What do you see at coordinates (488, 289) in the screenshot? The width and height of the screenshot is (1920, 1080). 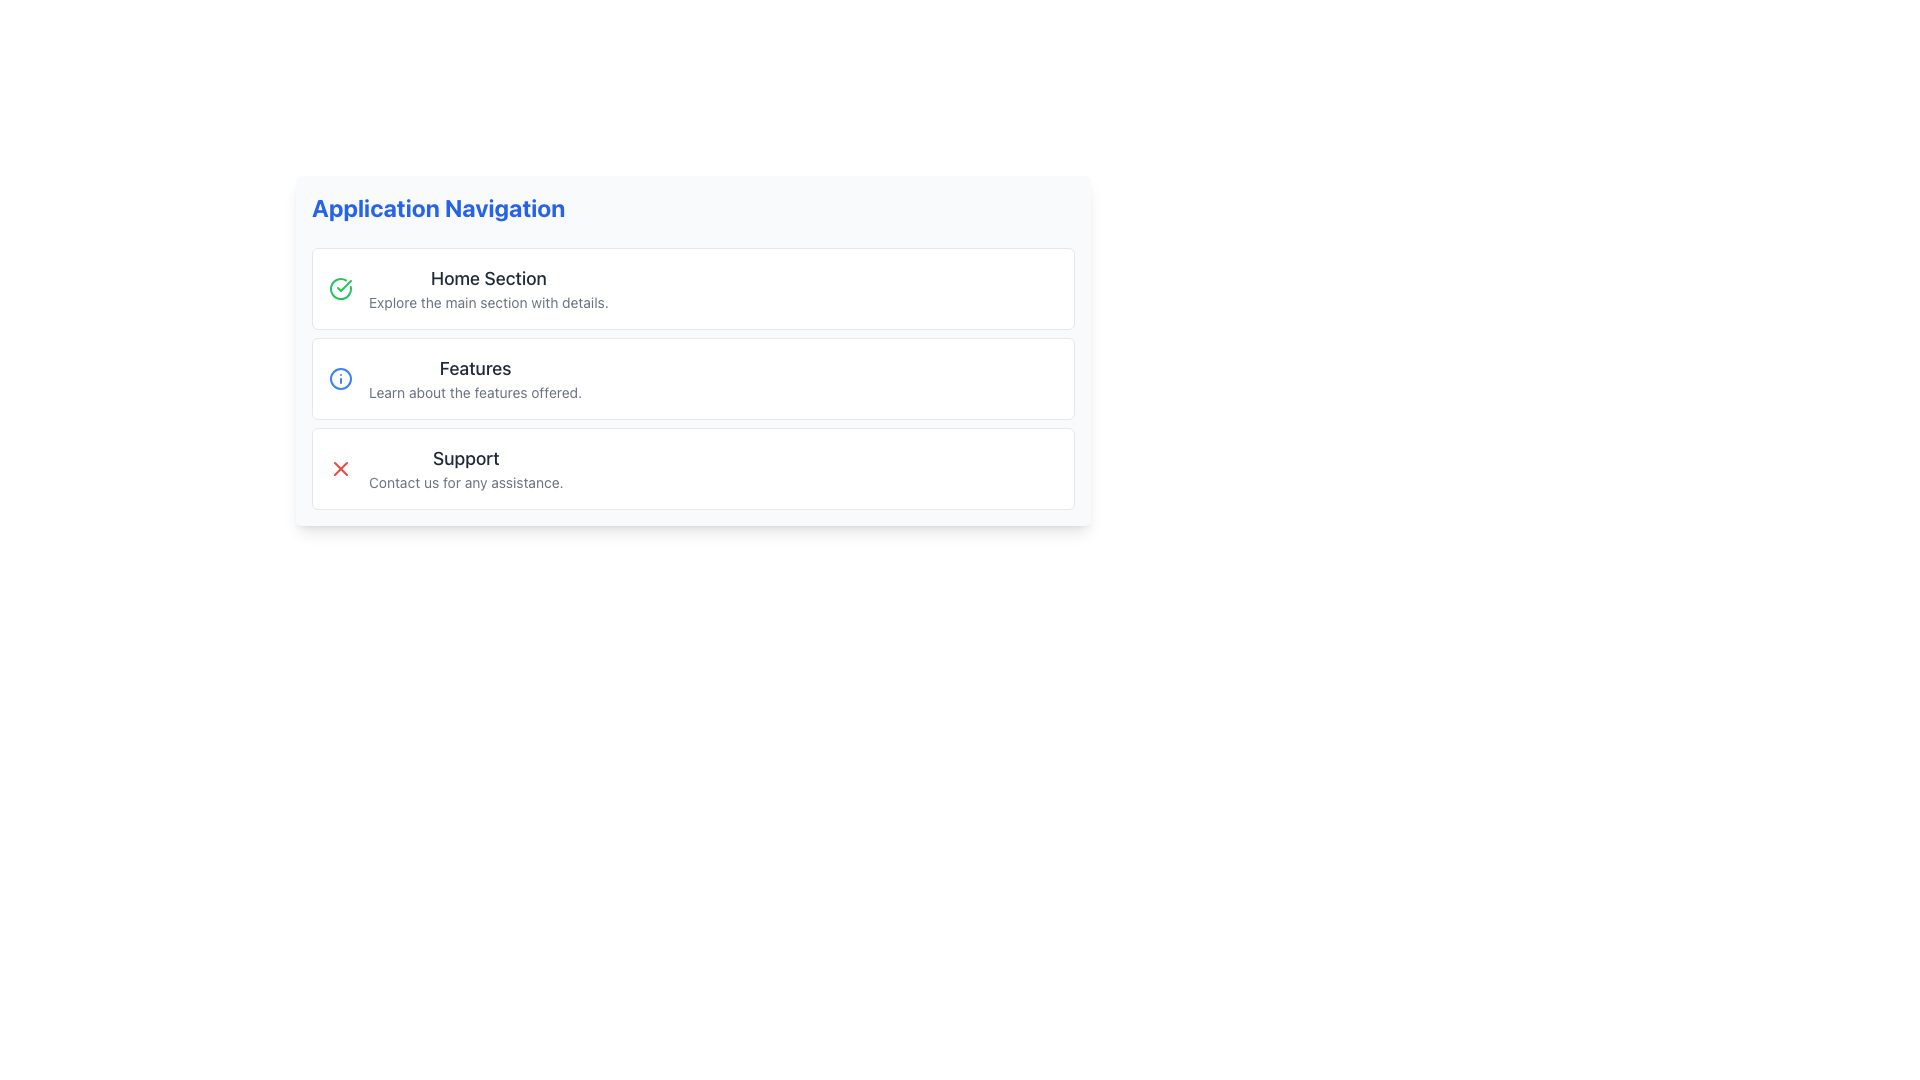 I see `descriptive text below the bold heading 'Home Section' which states 'Explore the main section with details.'` at bounding box center [488, 289].